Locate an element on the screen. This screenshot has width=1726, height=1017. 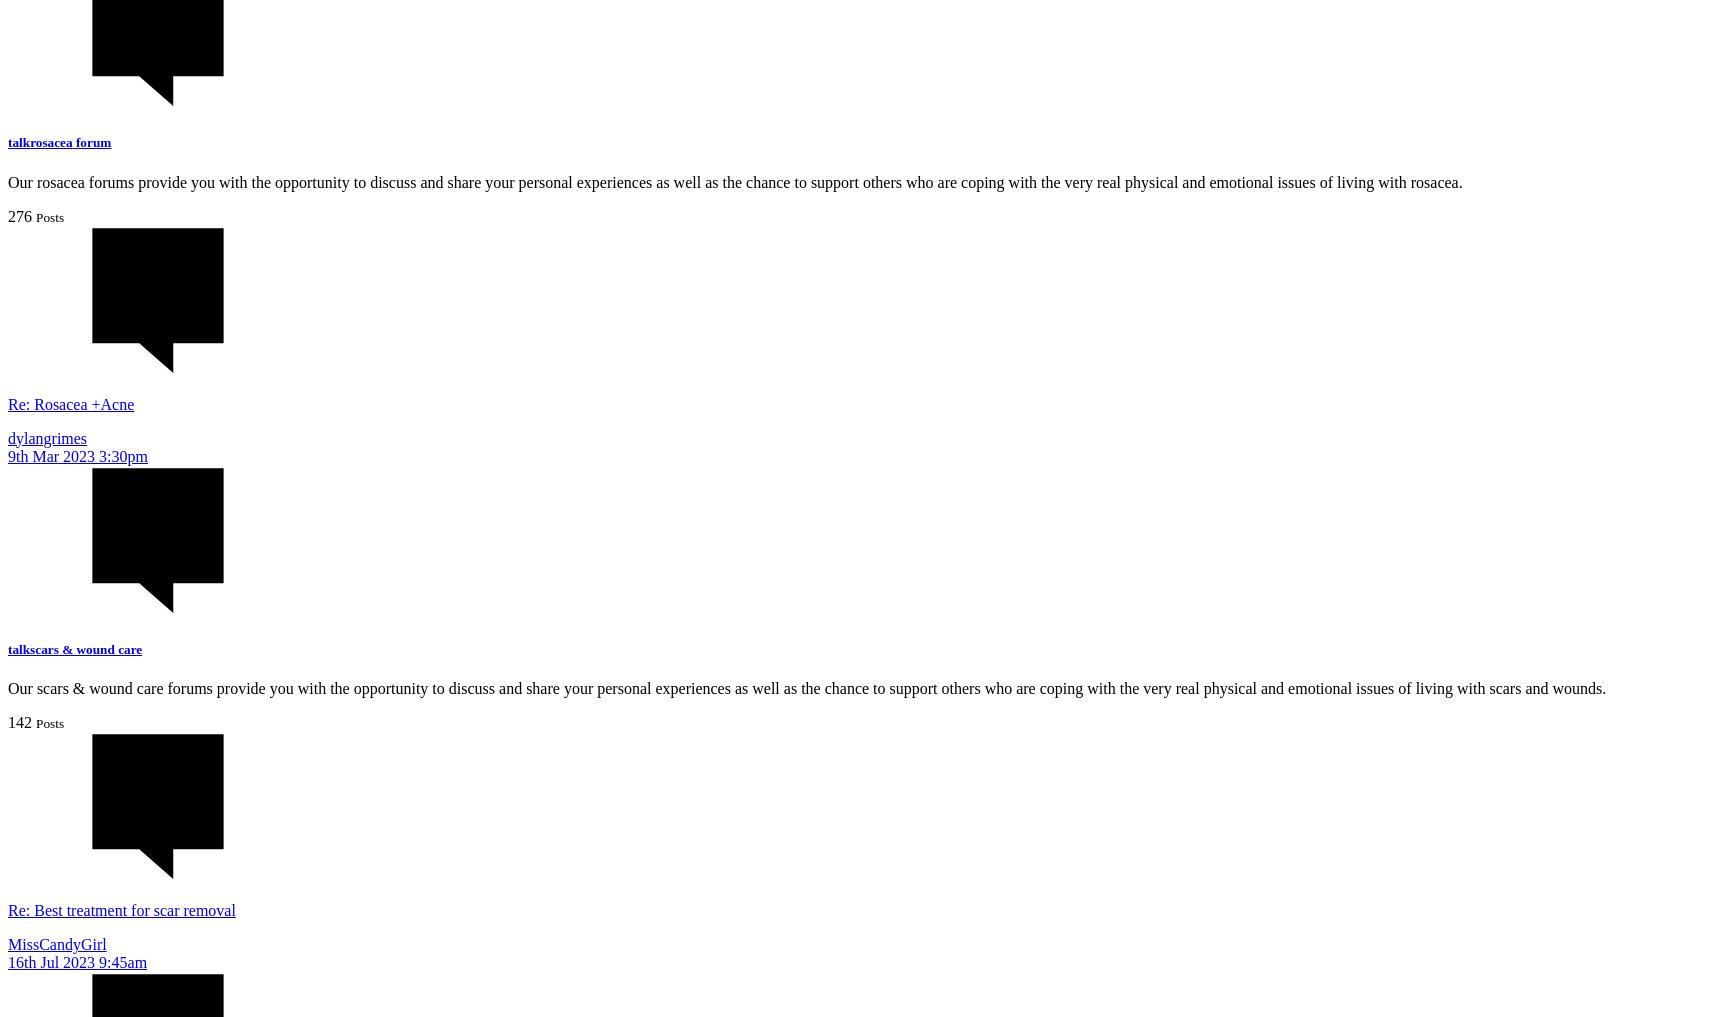
'talkscars & wound care' is located at coordinates (7, 648).